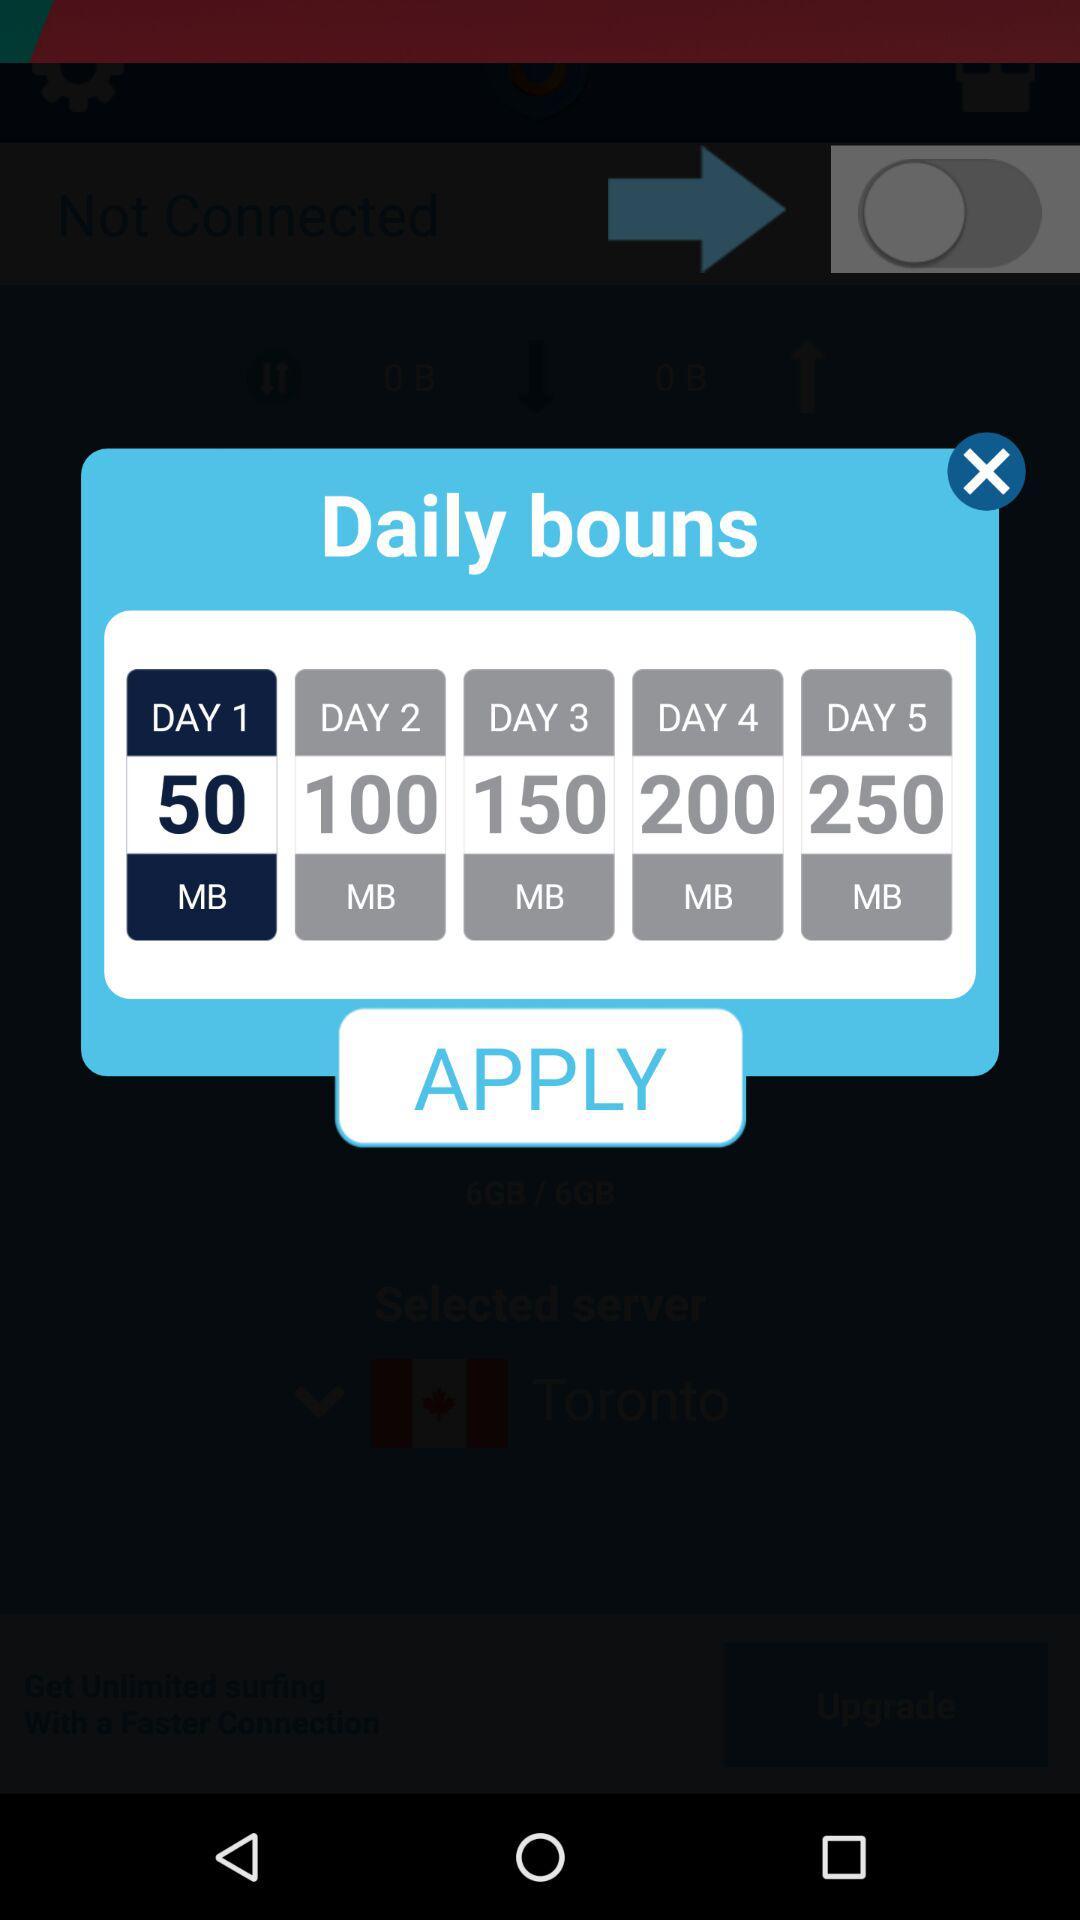 This screenshot has height=1920, width=1080. What do you see at coordinates (985, 470) in the screenshot?
I see `the icon at the top right corner` at bounding box center [985, 470].